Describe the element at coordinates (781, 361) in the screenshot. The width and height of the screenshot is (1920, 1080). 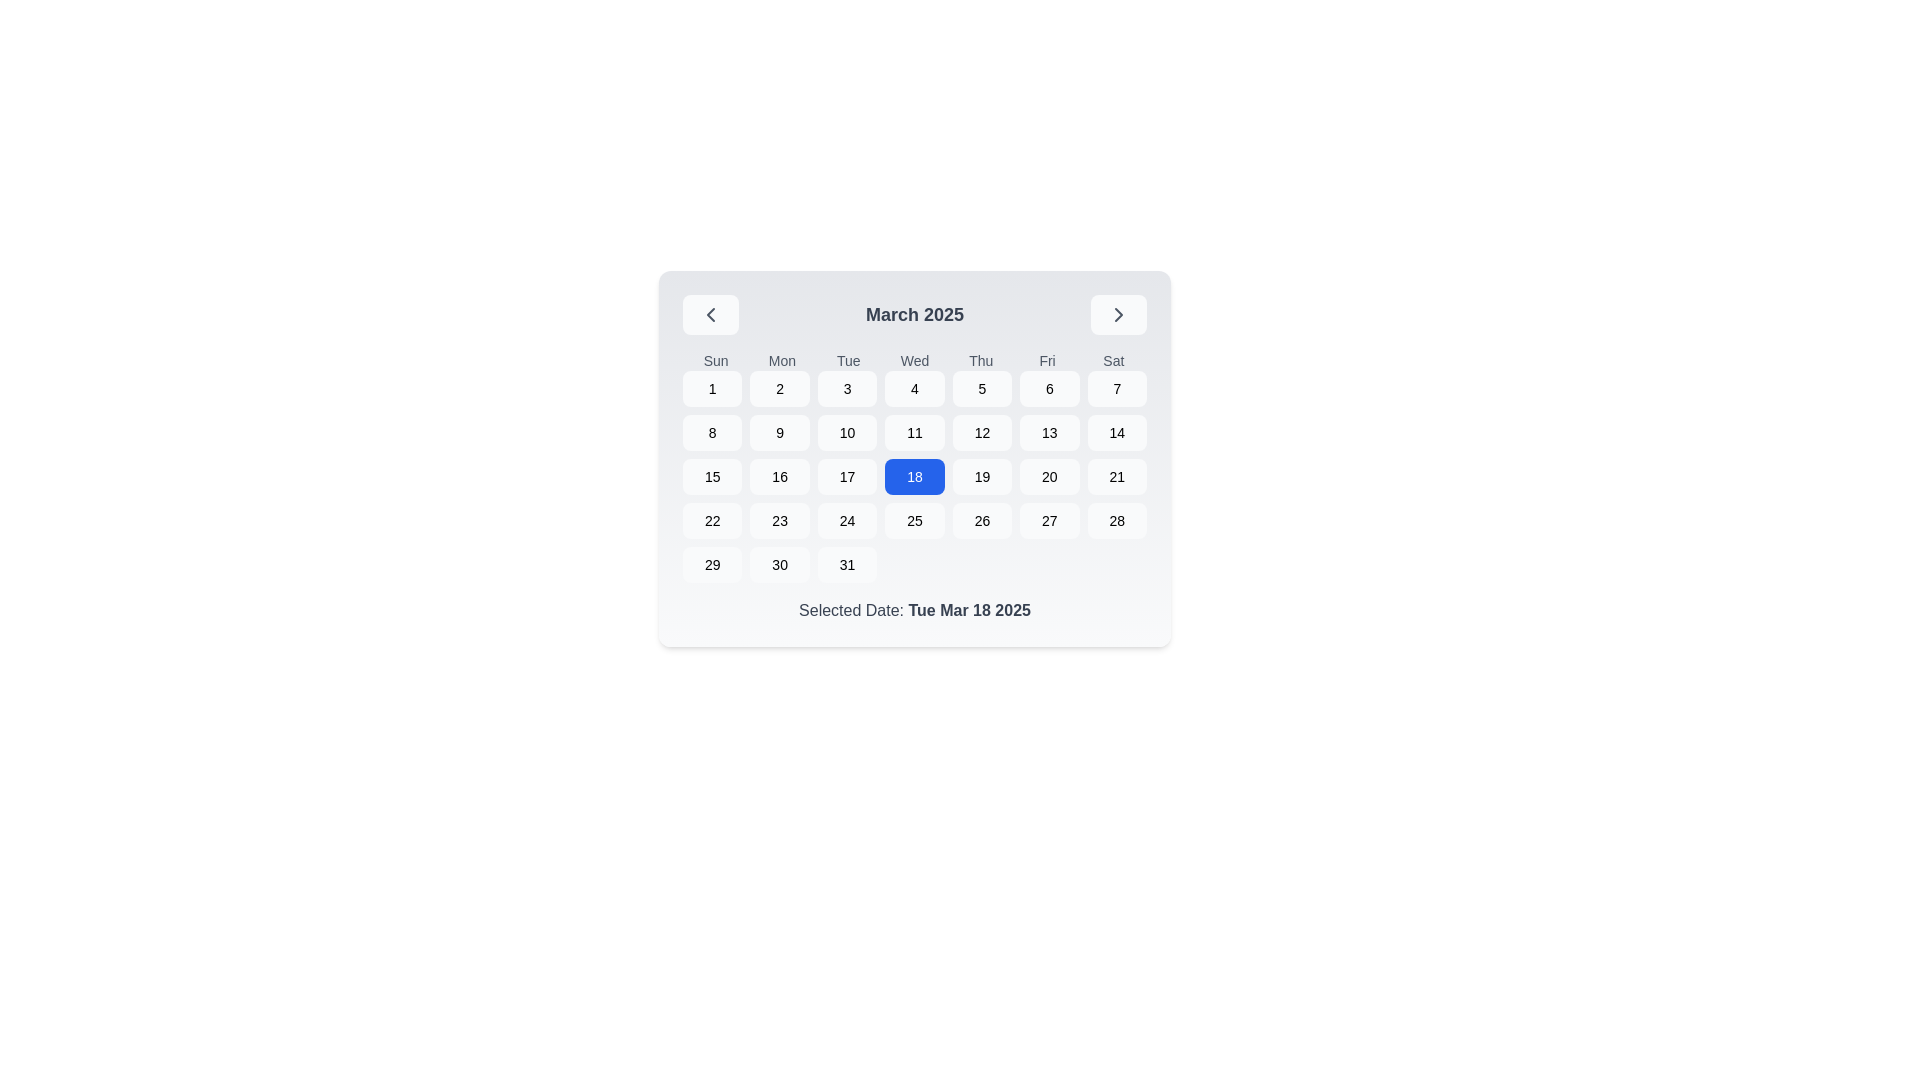
I see `the Text label indicating the abbreviation for Monday, located between 'Sun' and 'Tue' in the calendar's day labels row` at that location.